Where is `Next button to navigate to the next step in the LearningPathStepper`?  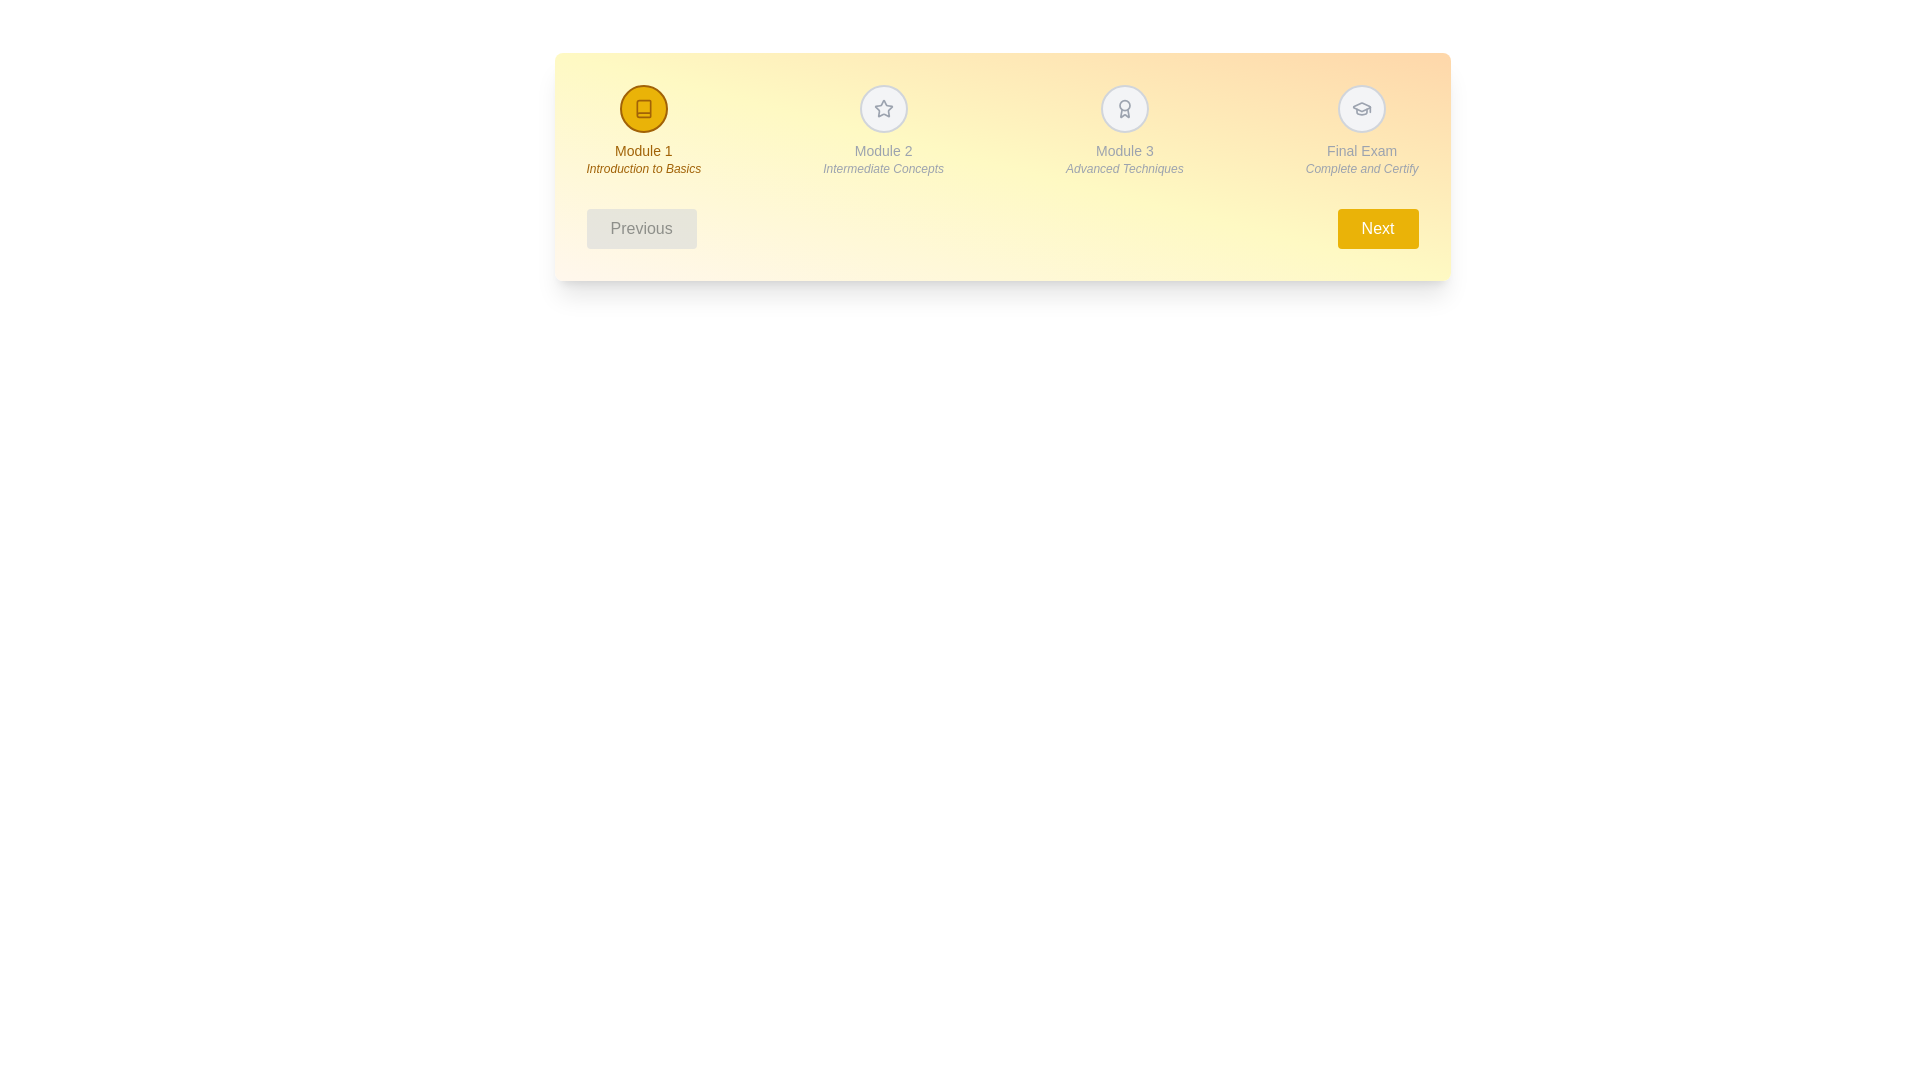
Next button to navigate to the next step in the LearningPathStepper is located at coordinates (1376, 227).